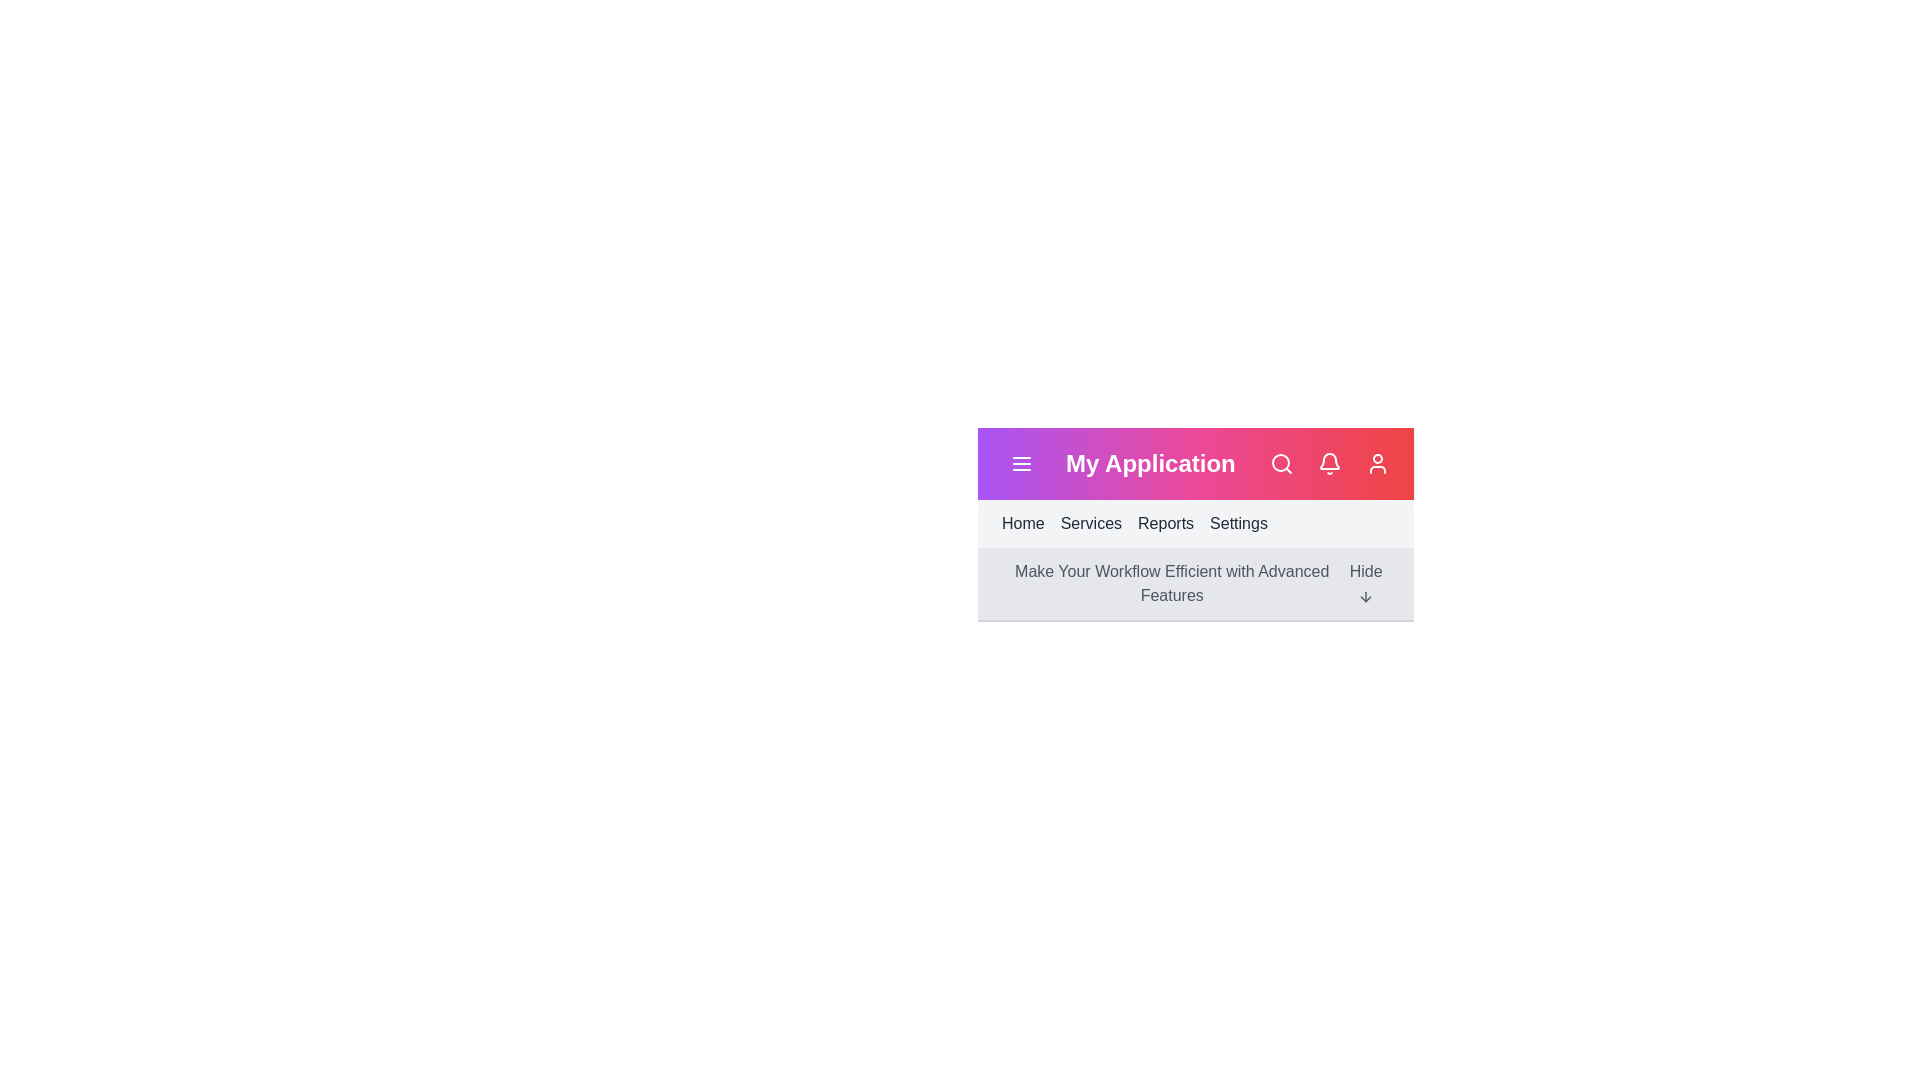 The width and height of the screenshot is (1920, 1080). I want to click on the navigation link labeled Home to navigate to the corresponding section, so click(1022, 523).